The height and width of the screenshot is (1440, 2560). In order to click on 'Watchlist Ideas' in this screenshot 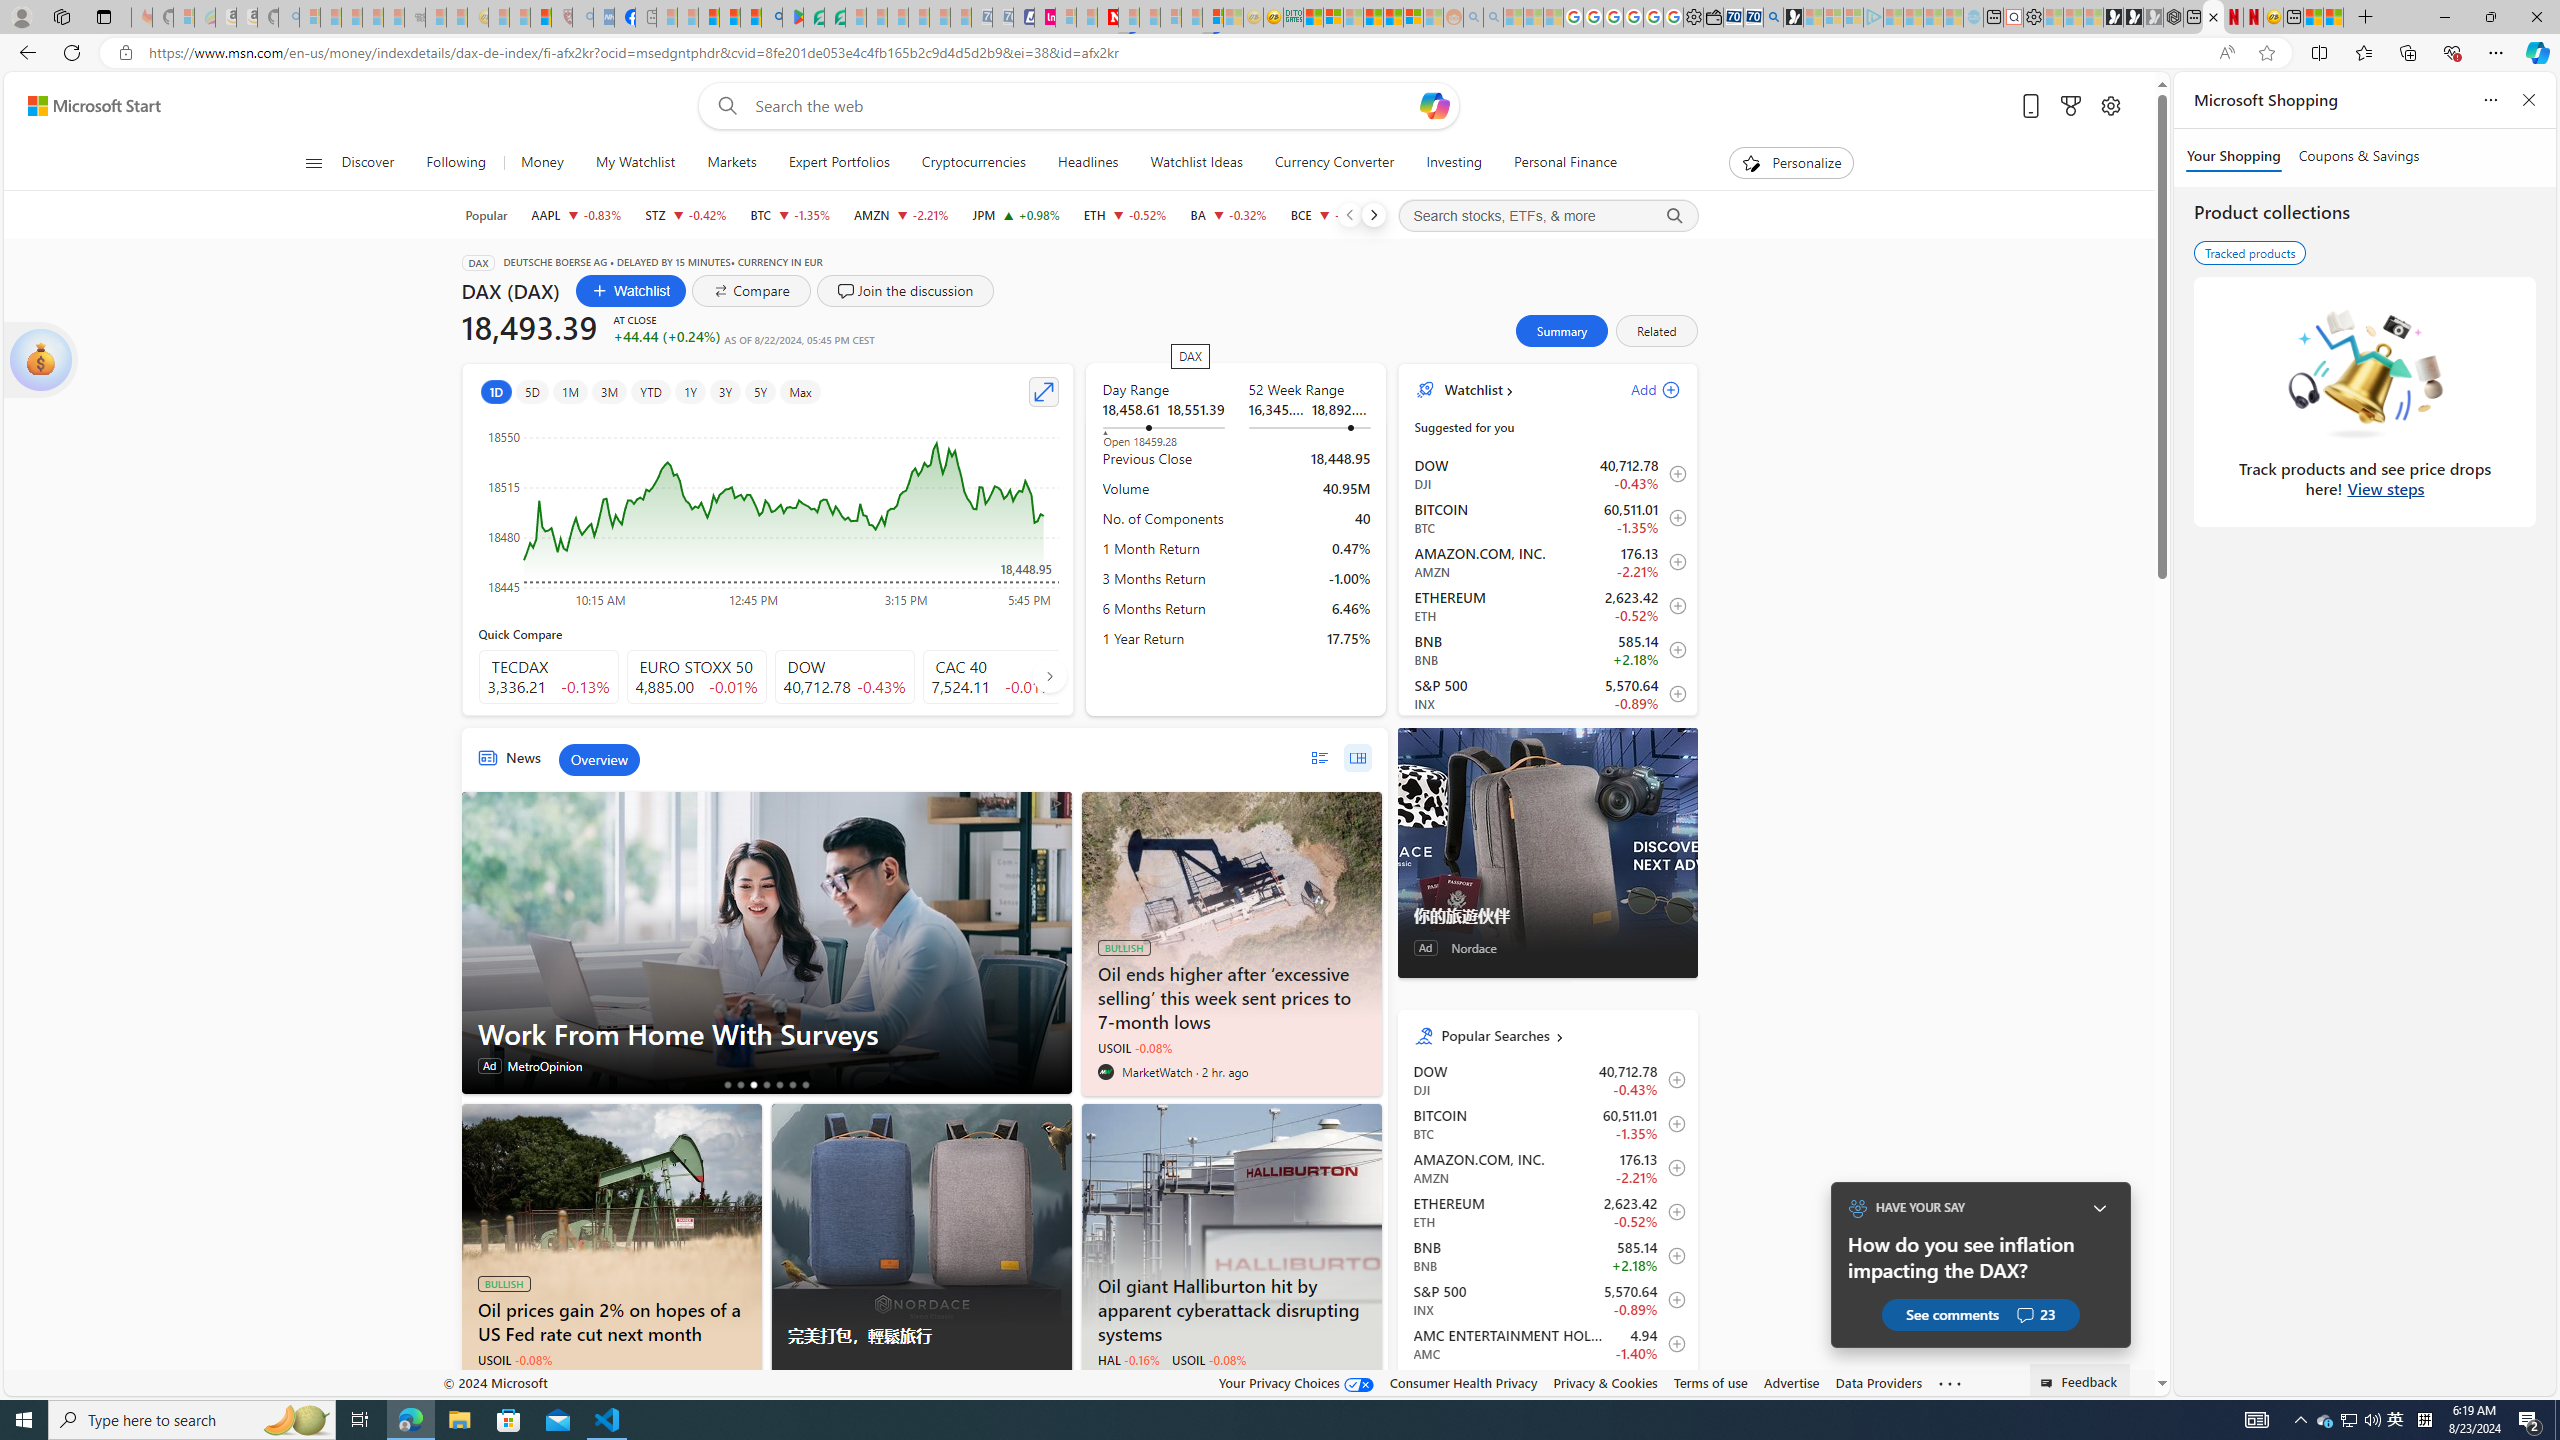, I will do `click(1195, 162)`.